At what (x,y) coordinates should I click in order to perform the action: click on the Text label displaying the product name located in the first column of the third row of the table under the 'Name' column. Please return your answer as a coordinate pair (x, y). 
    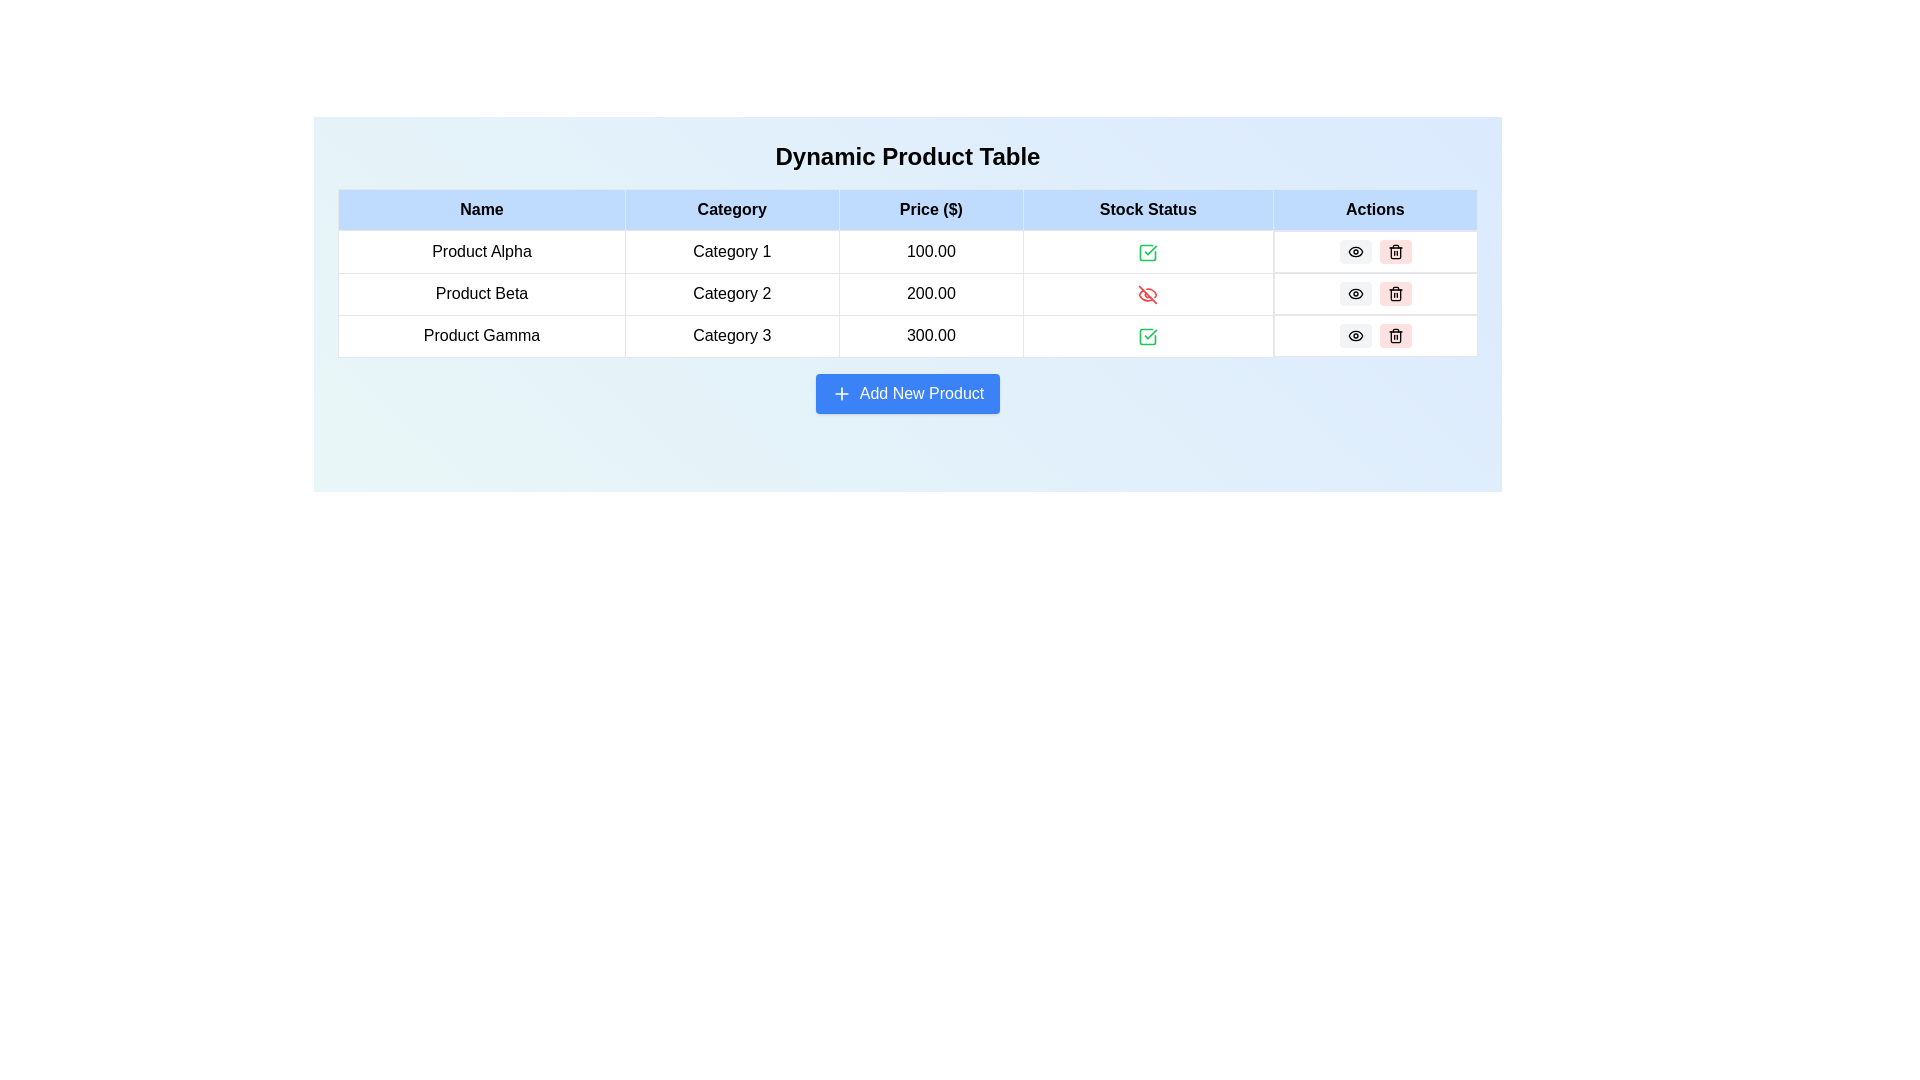
    Looking at the image, I should click on (481, 334).